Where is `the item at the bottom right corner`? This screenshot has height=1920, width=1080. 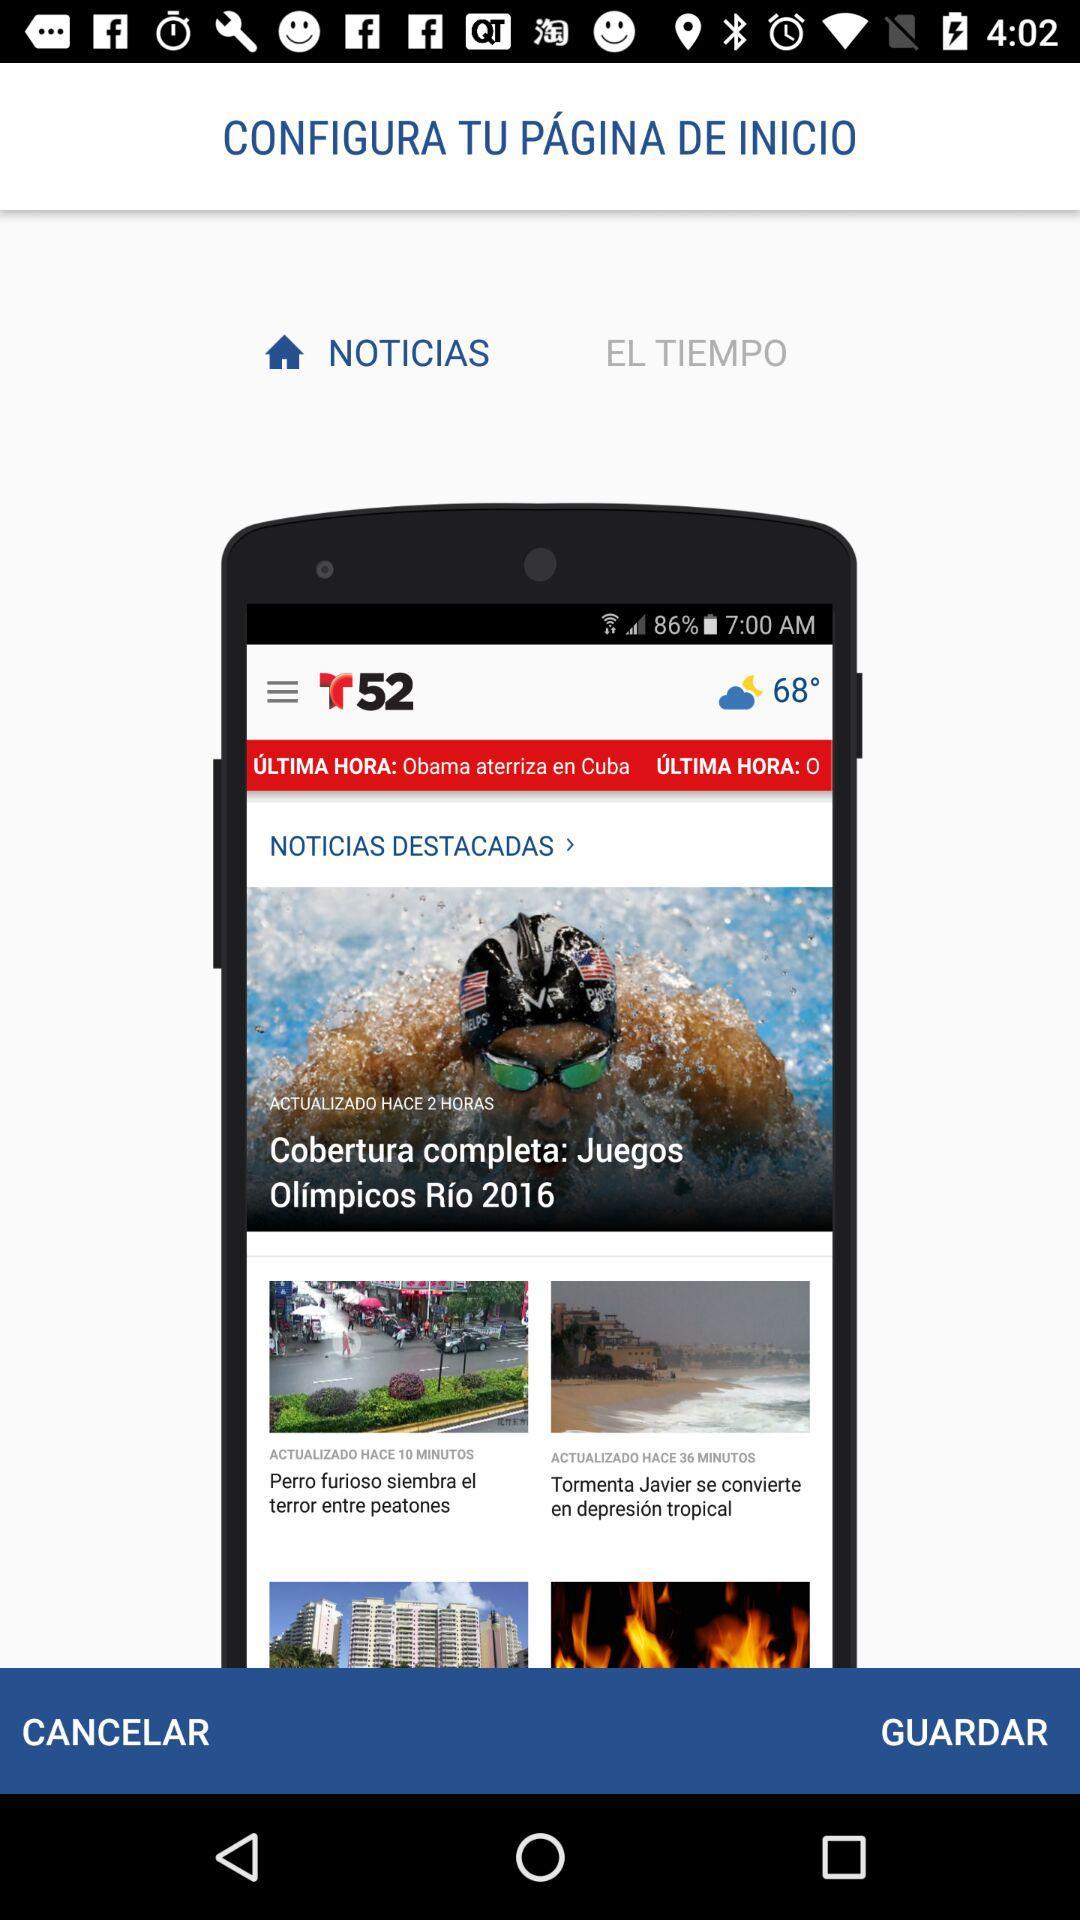
the item at the bottom right corner is located at coordinates (963, 1730).